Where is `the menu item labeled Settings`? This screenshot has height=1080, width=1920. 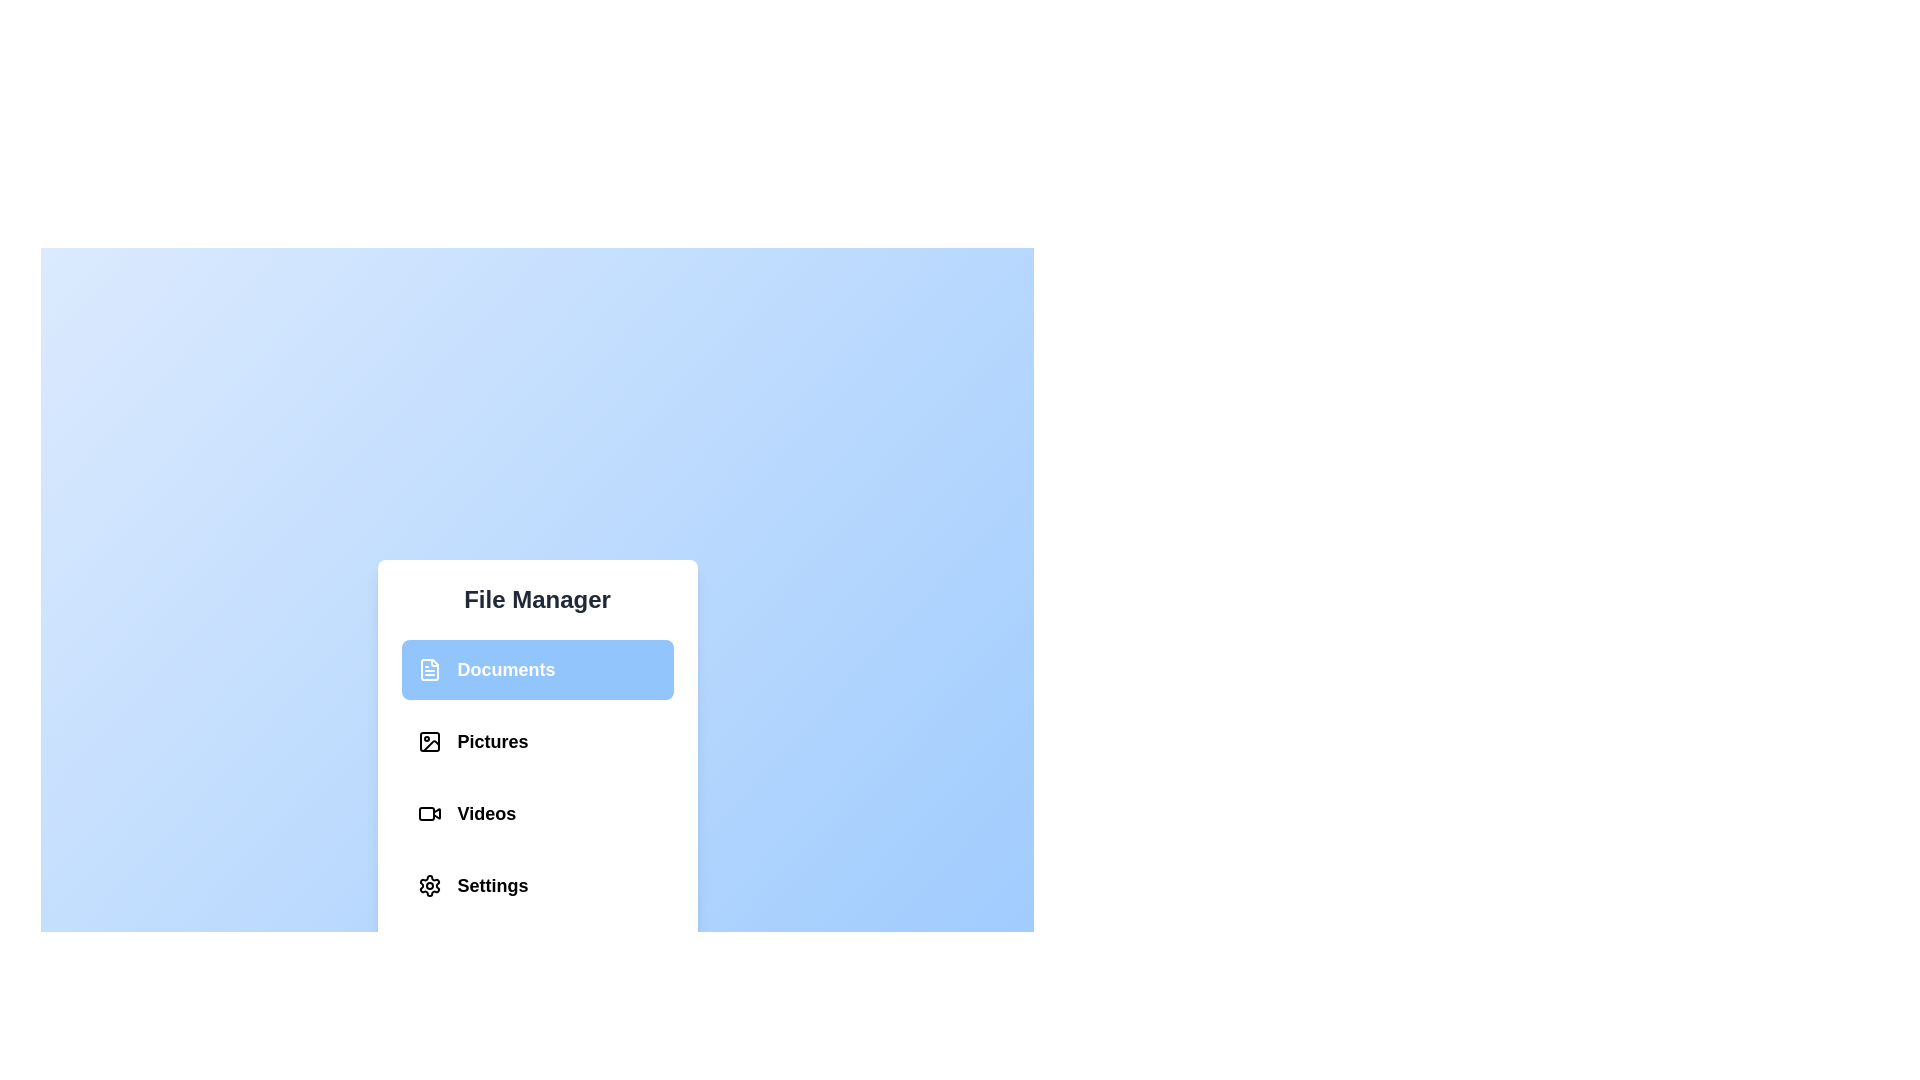
the menu item labeled Settings is located at coordinates (537, 885).